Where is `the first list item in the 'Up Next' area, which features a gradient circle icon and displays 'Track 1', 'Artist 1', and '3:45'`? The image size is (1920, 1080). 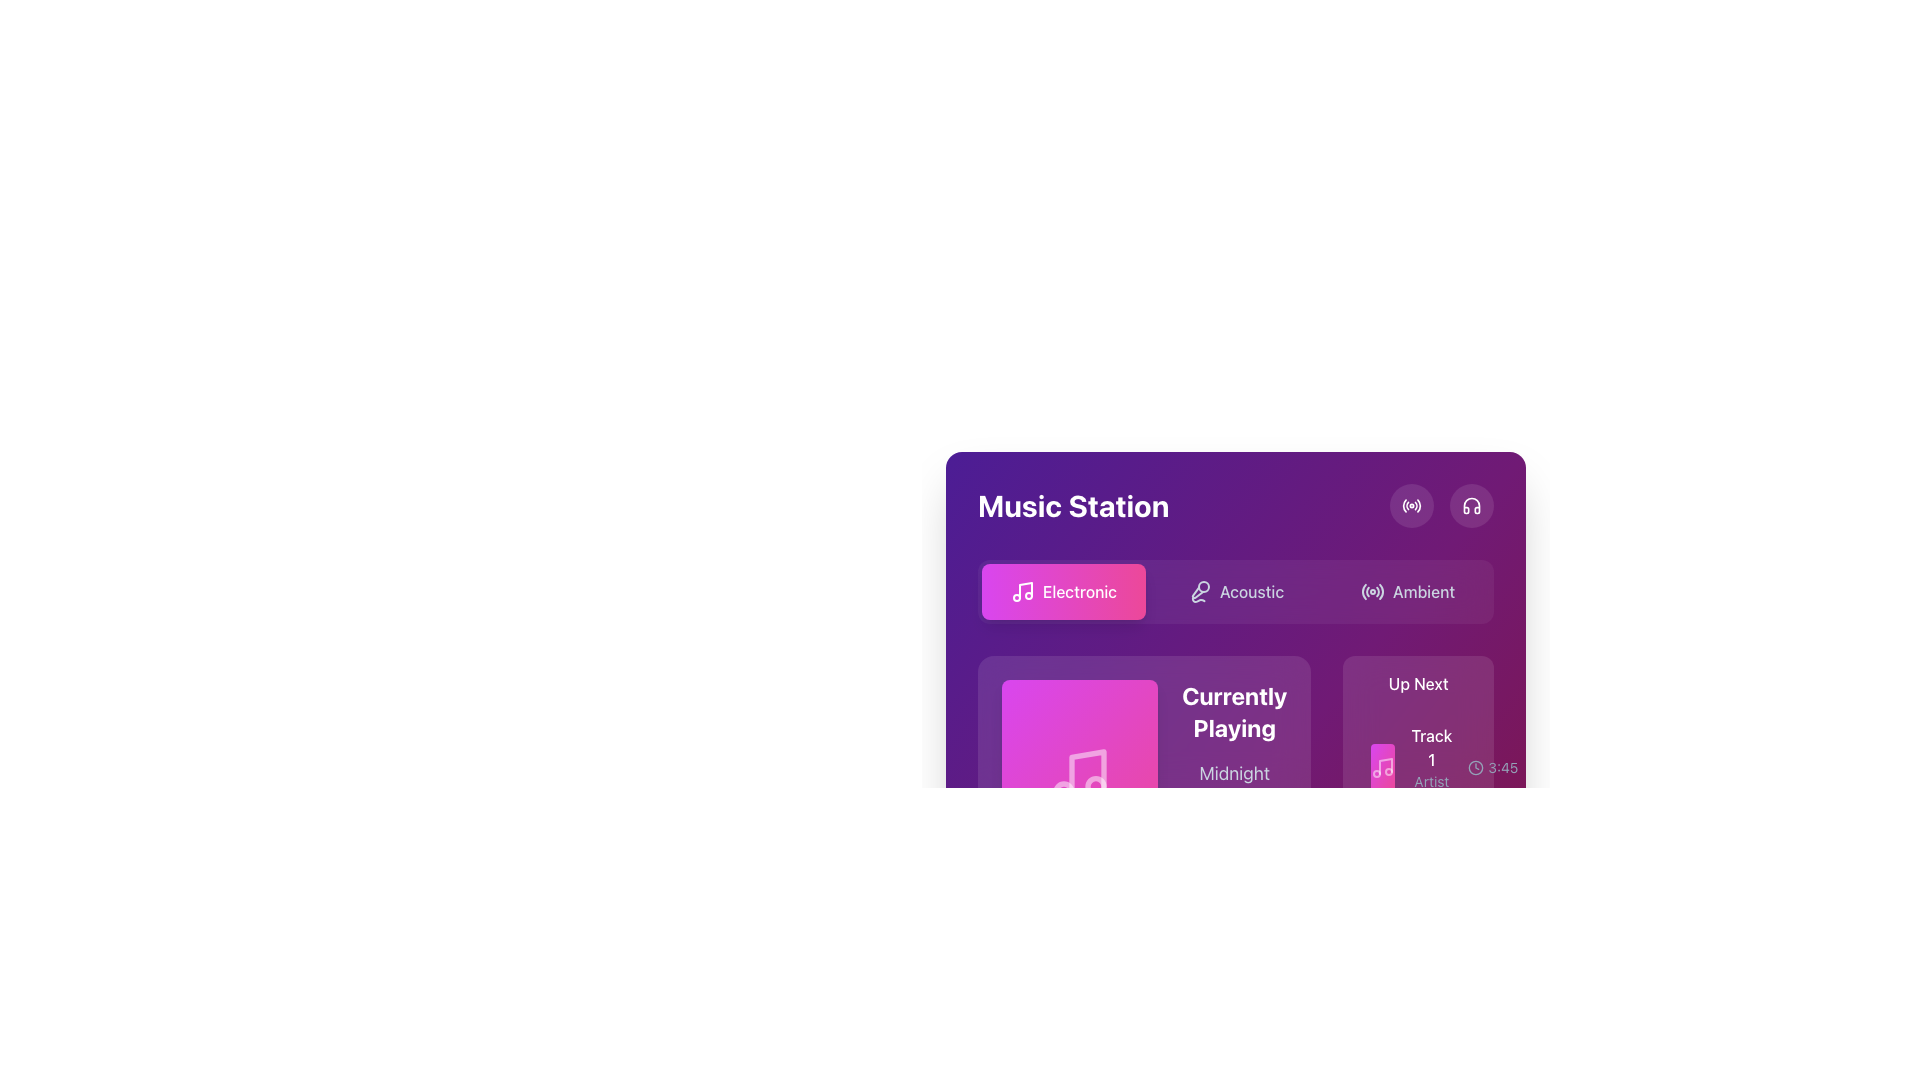
the first list item in the 'Up Next' area, which features a gradient circle icon and displays 'Track 1', 'Artist 1', and '3:45' is located at coordinates (1417, 766).